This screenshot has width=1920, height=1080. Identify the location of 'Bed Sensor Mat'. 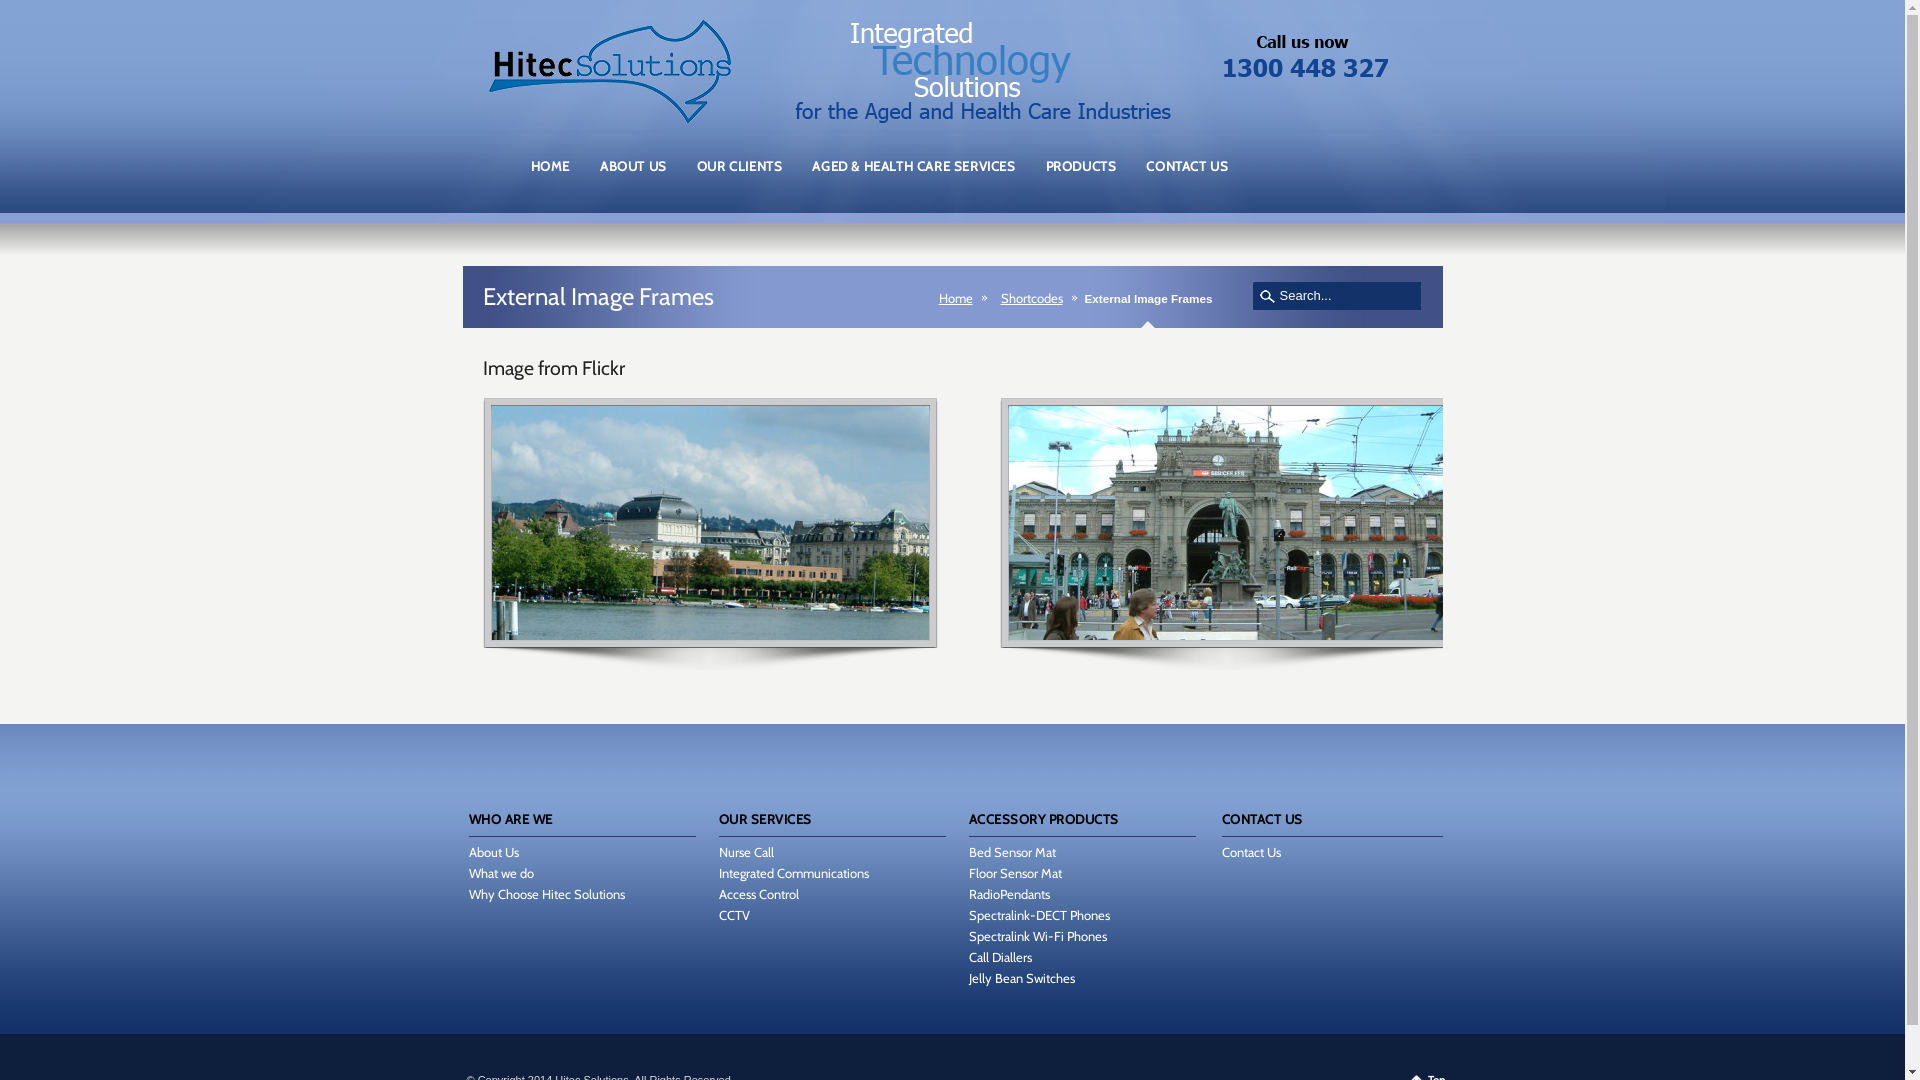
(1011, 852).